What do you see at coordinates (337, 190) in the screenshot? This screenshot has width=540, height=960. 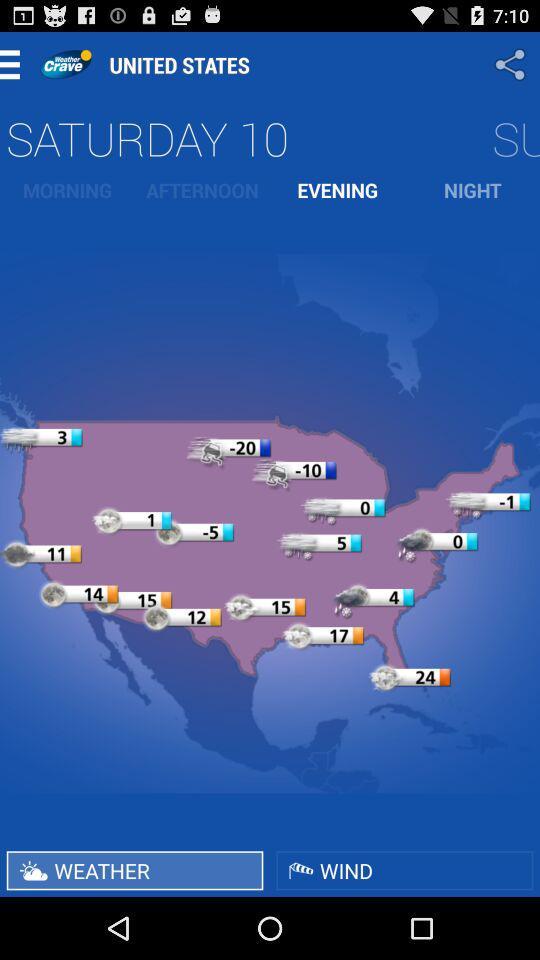 I see `the evening` at bounding box center [337, 190].